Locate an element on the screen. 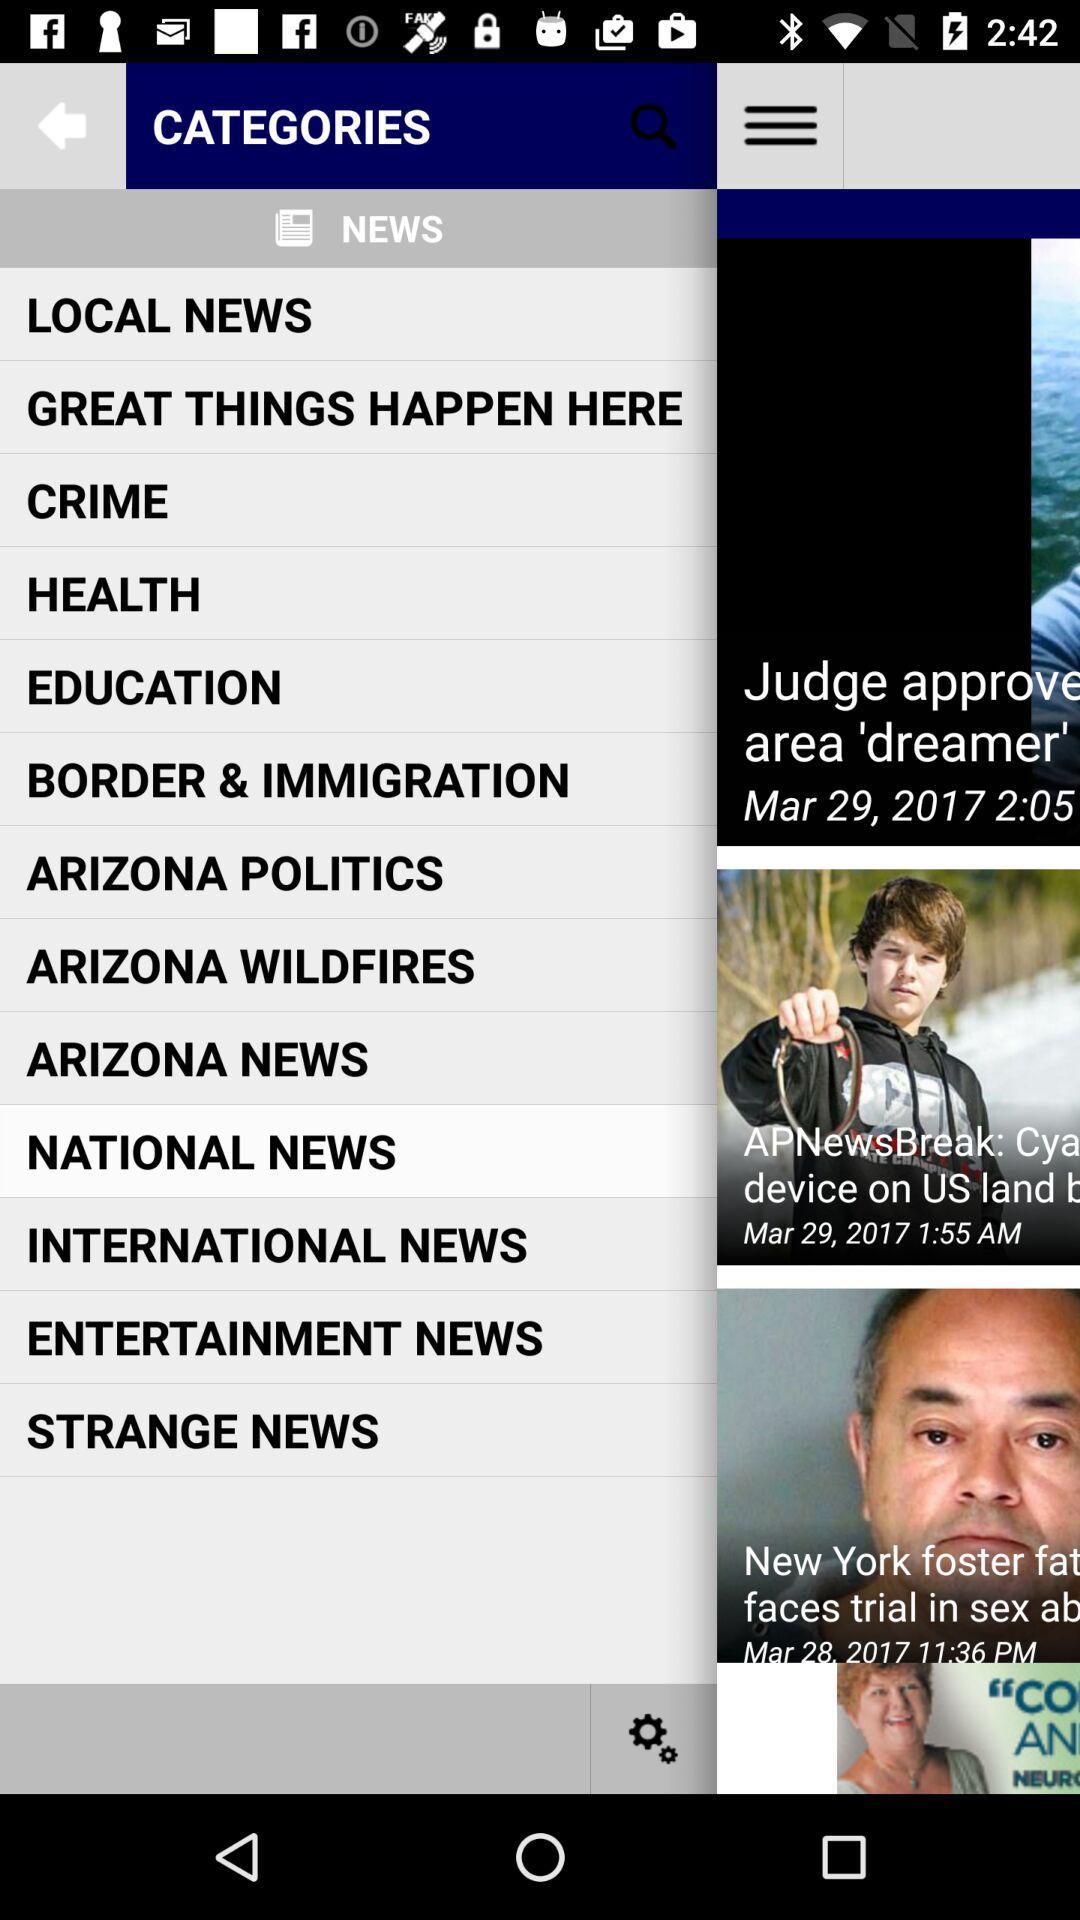 The image size is (1080, 1920). the menu icon is located at coordinates (778, 124).